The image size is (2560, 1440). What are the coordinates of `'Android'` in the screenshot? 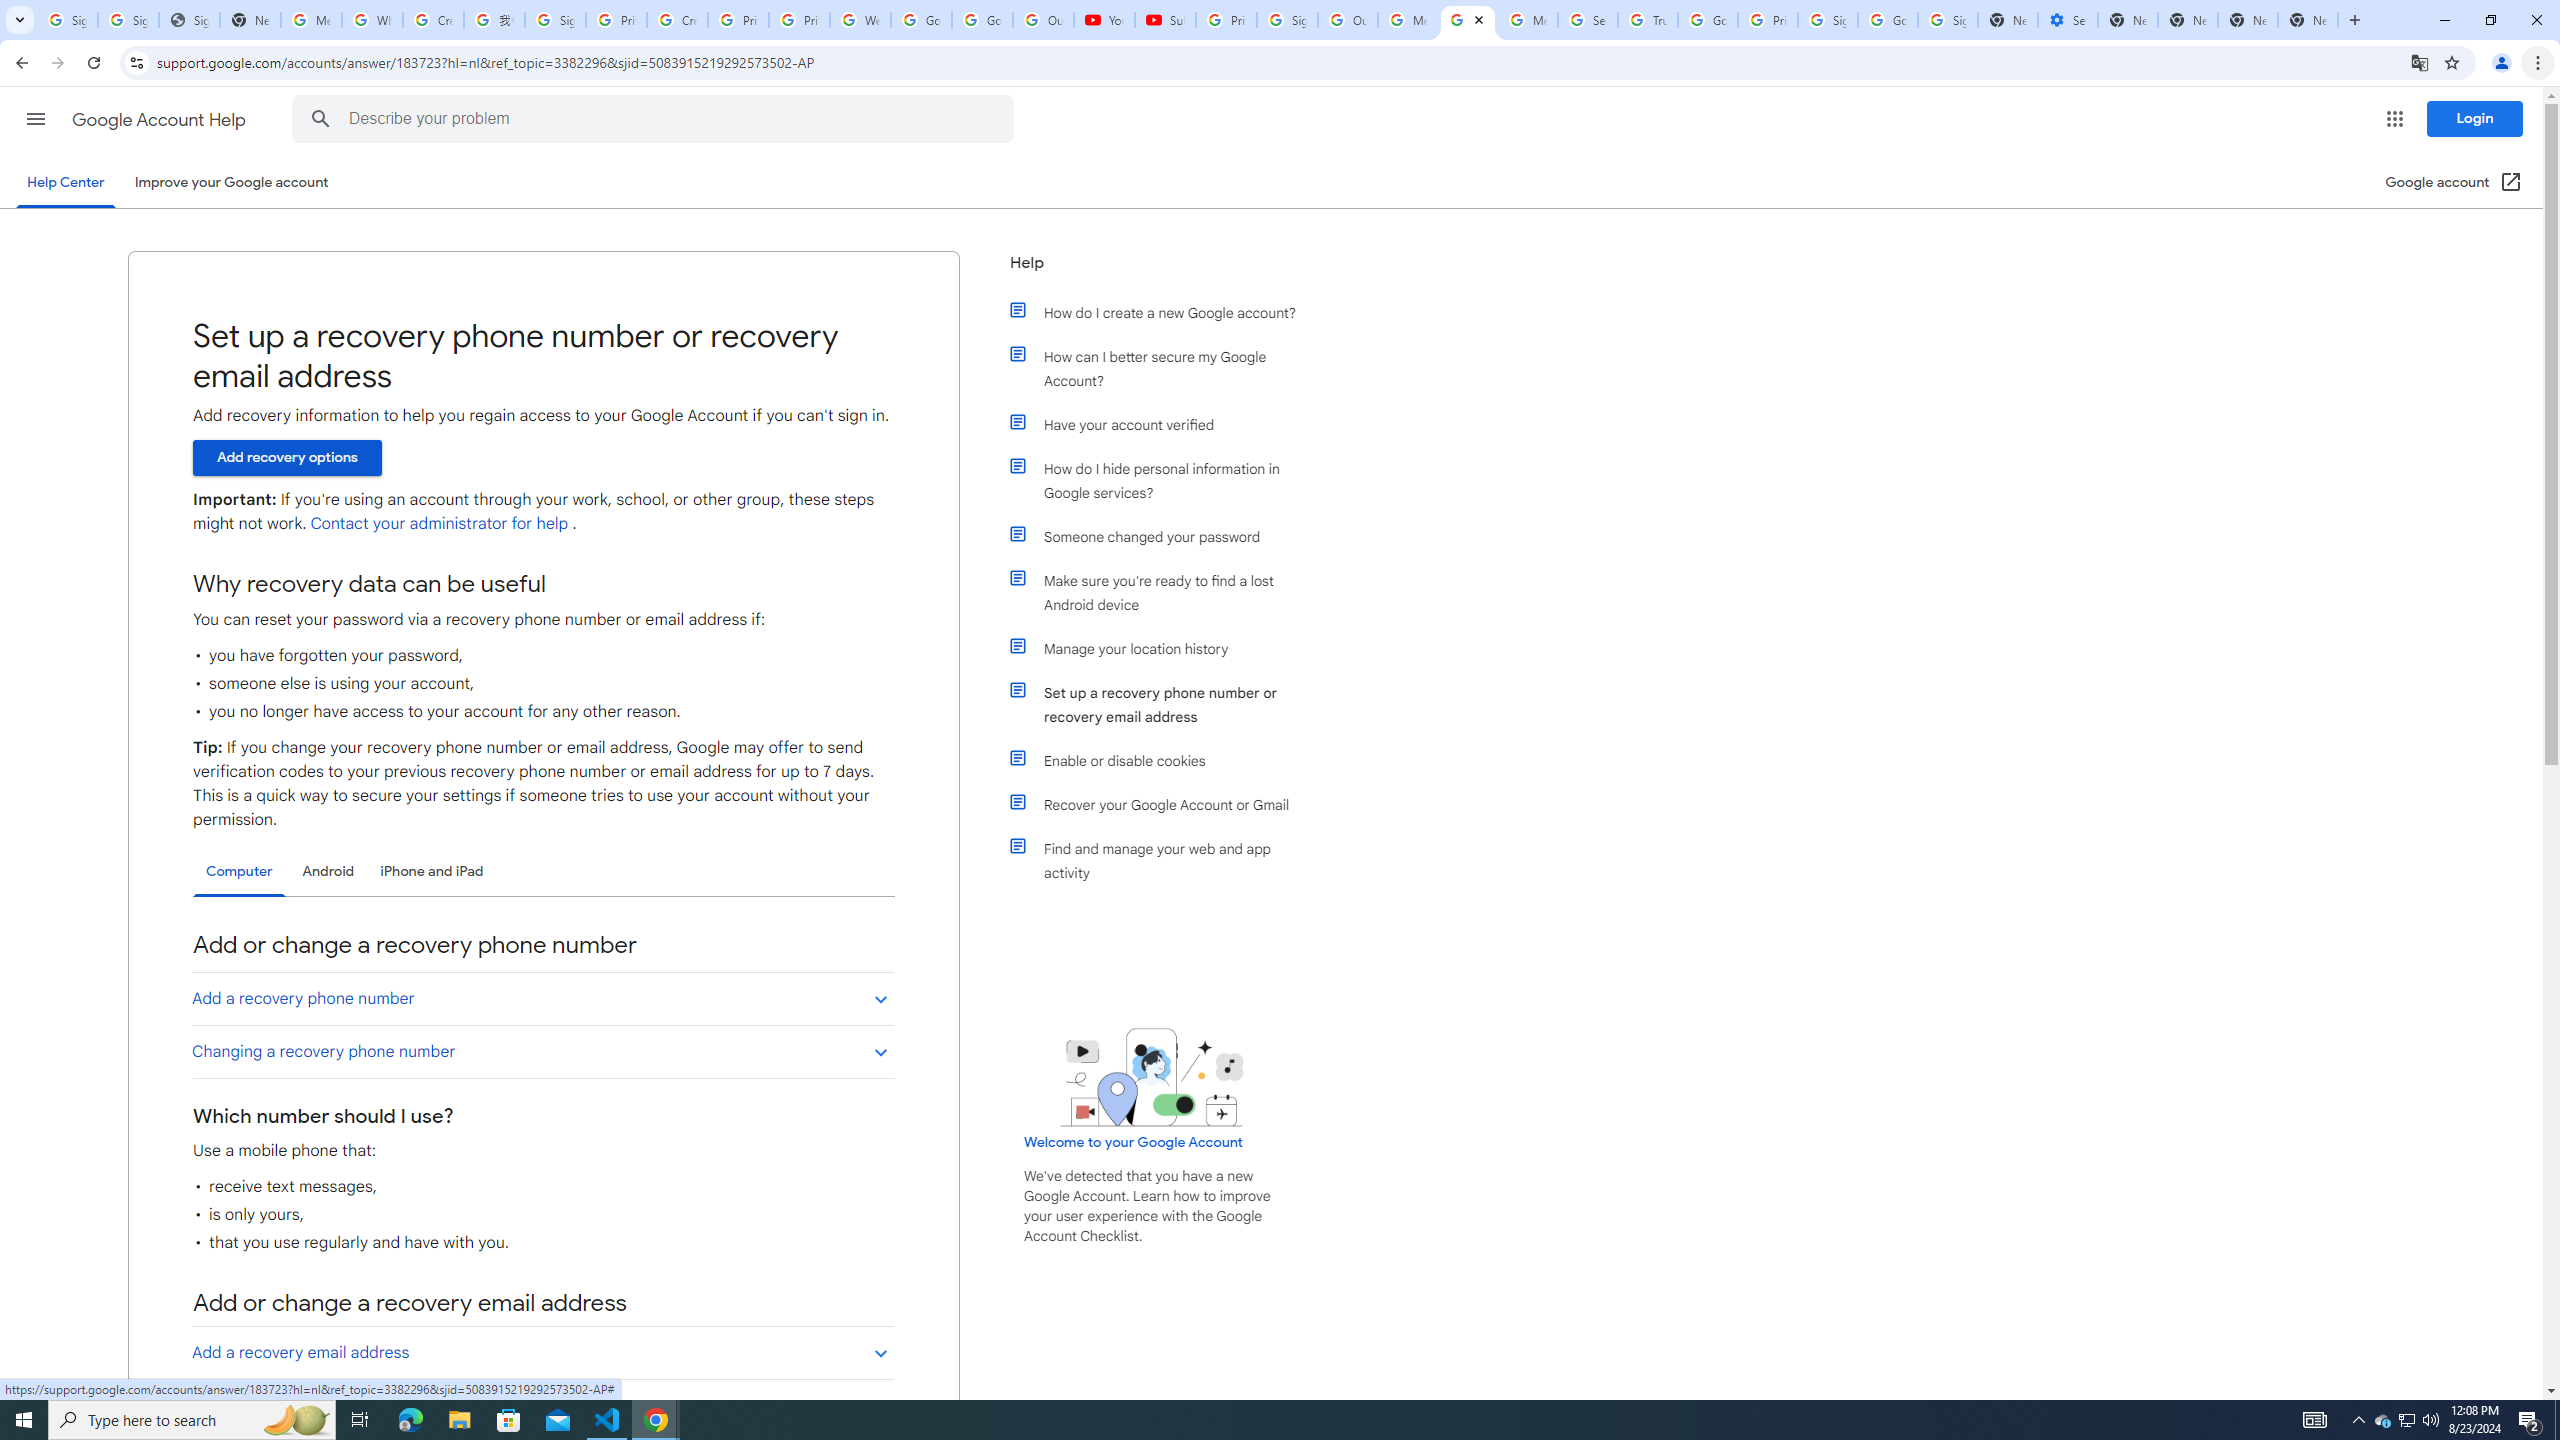 It's located at (327, 870).